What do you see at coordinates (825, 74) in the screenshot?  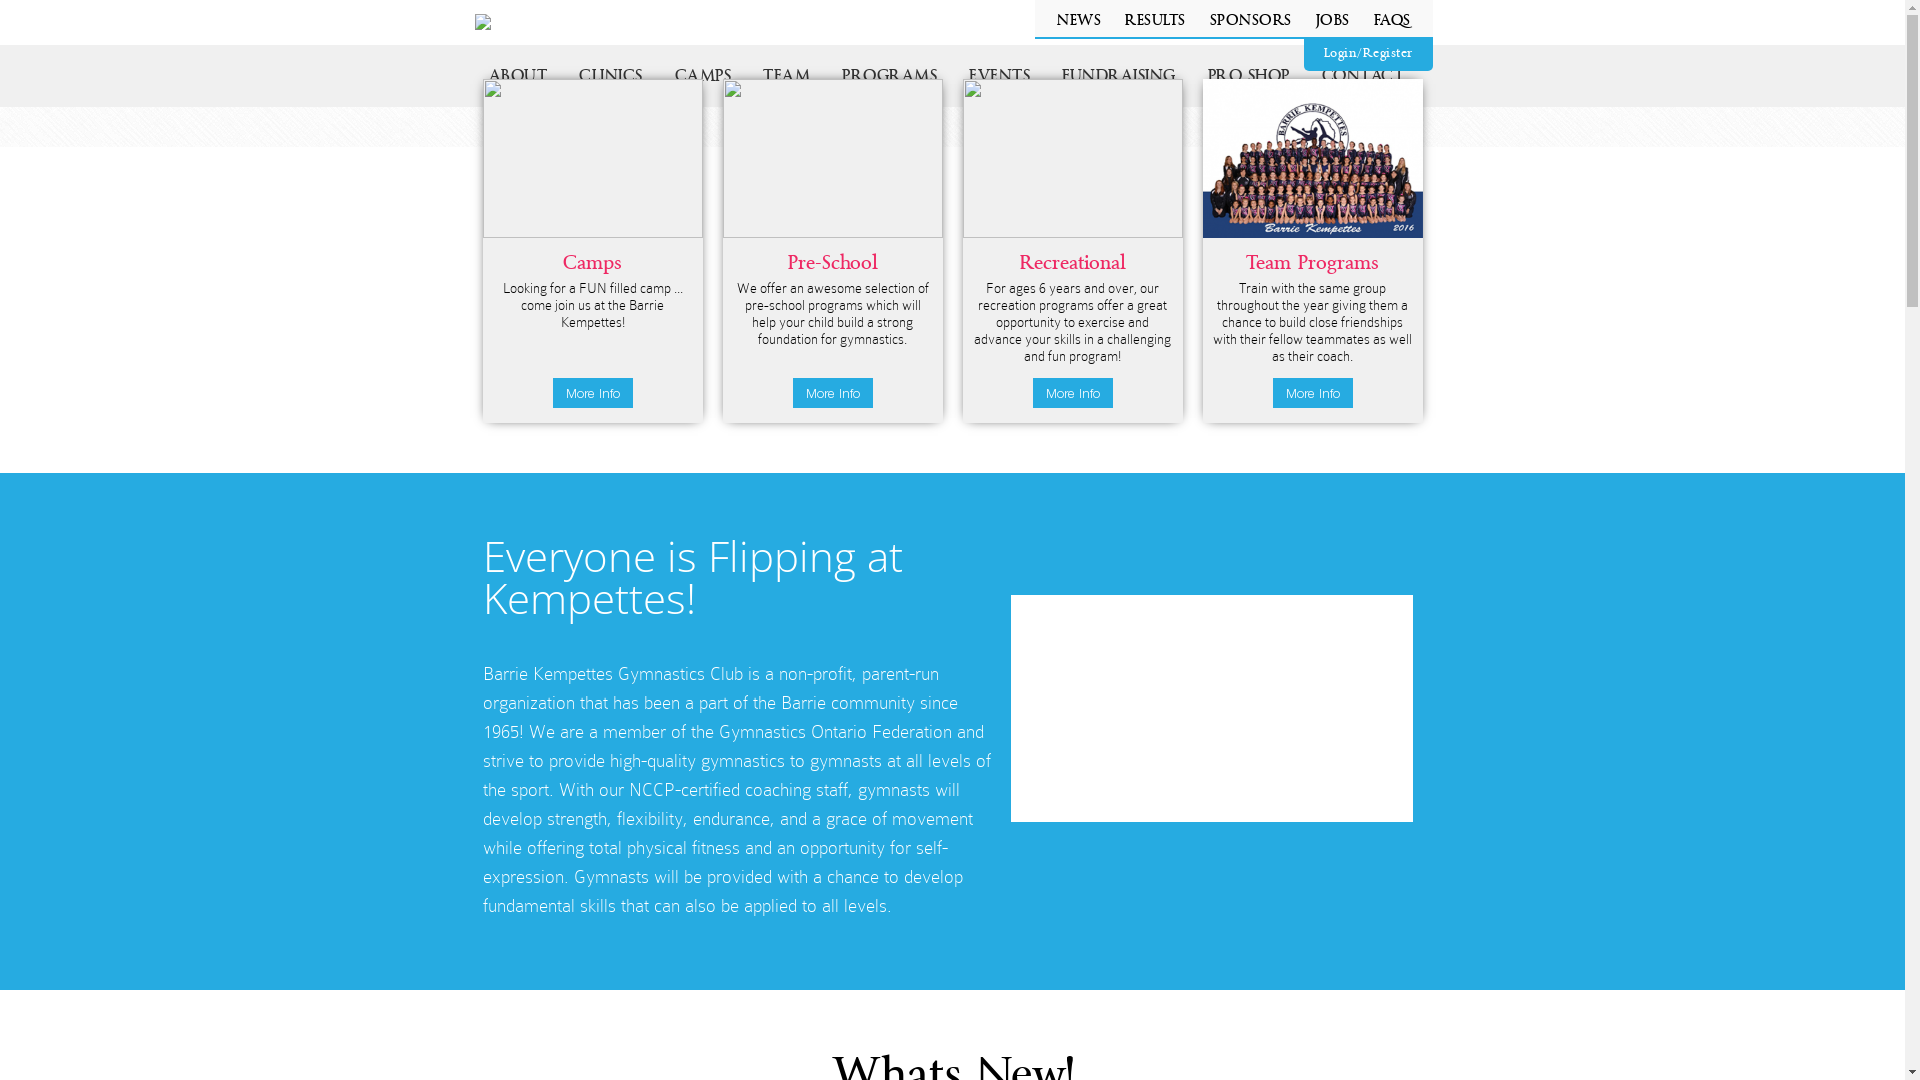 I see `'PROGRAMS'` at bounding box center [825, 74].